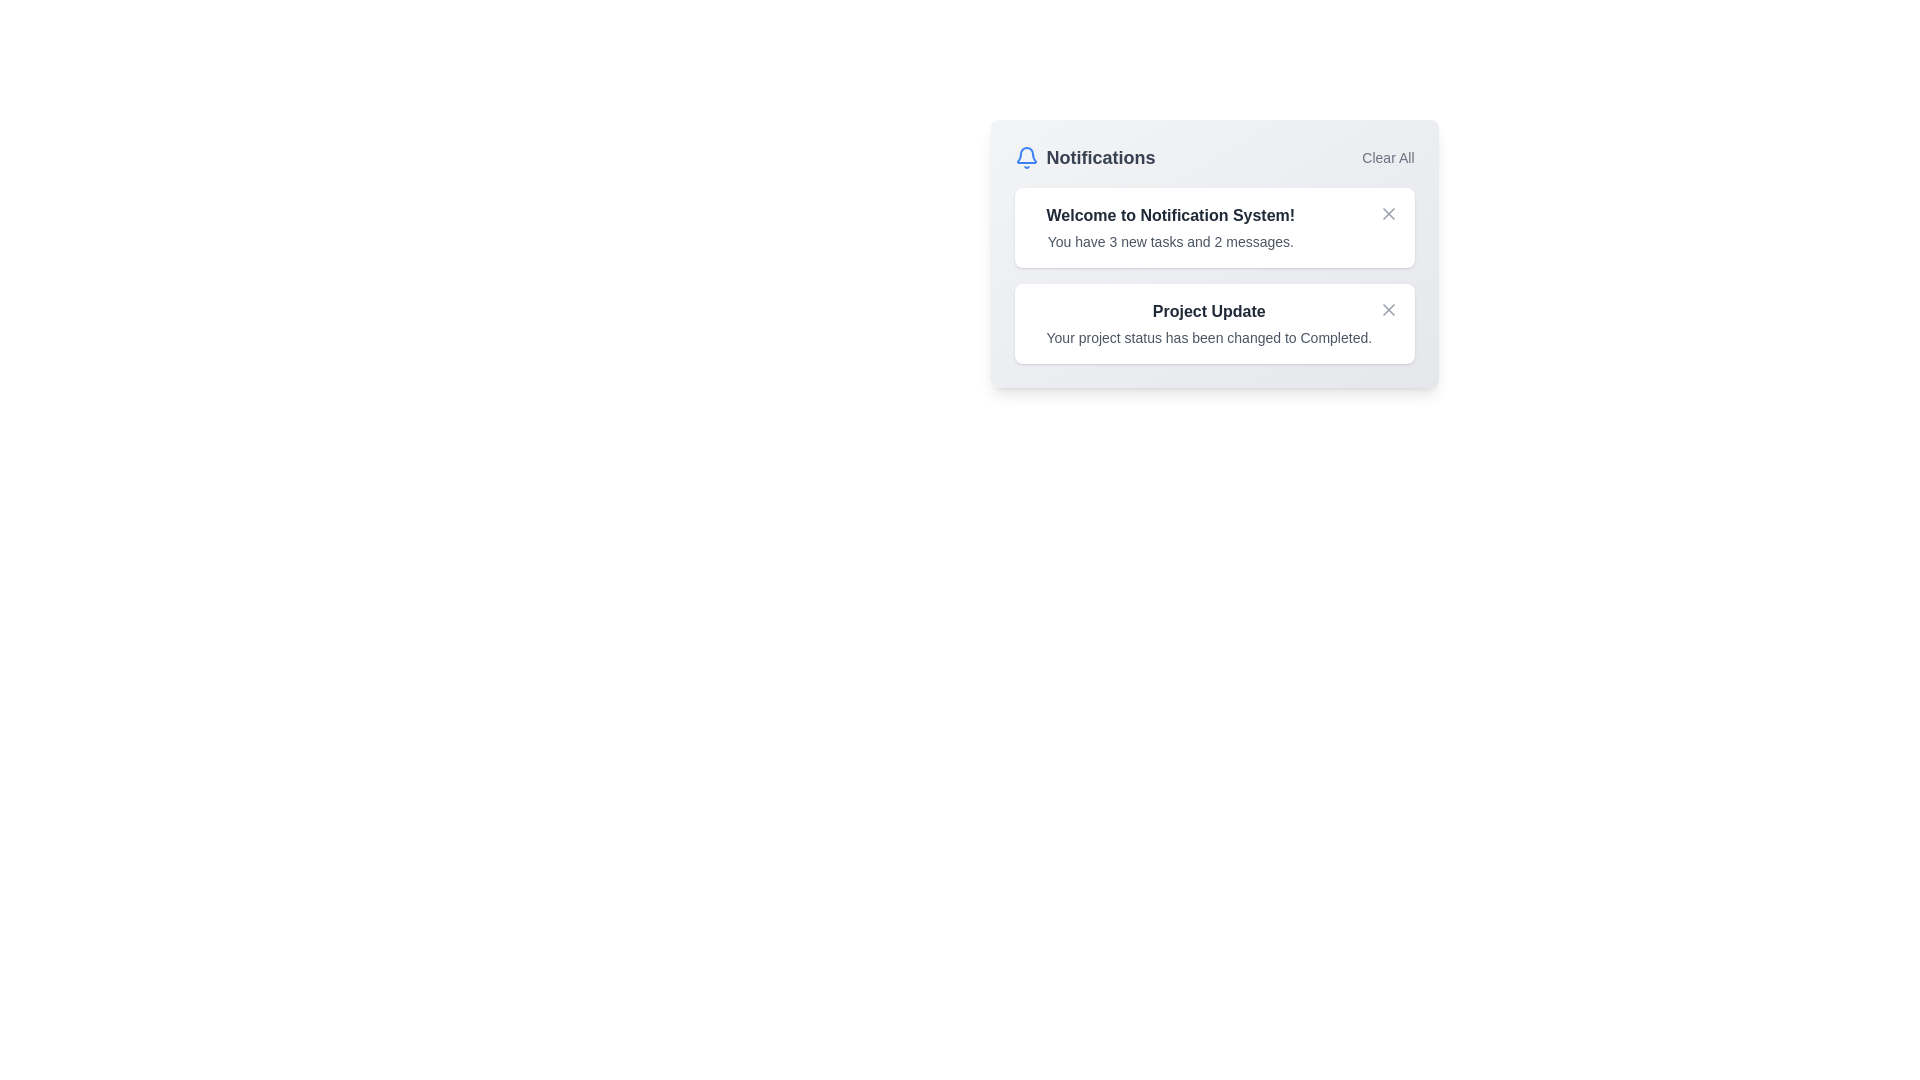 The height and width of the screenshot is (1080, 1920). Describe the element at coordinates (1099, 157) in the screenshot. I see `the section labeled` at that location.